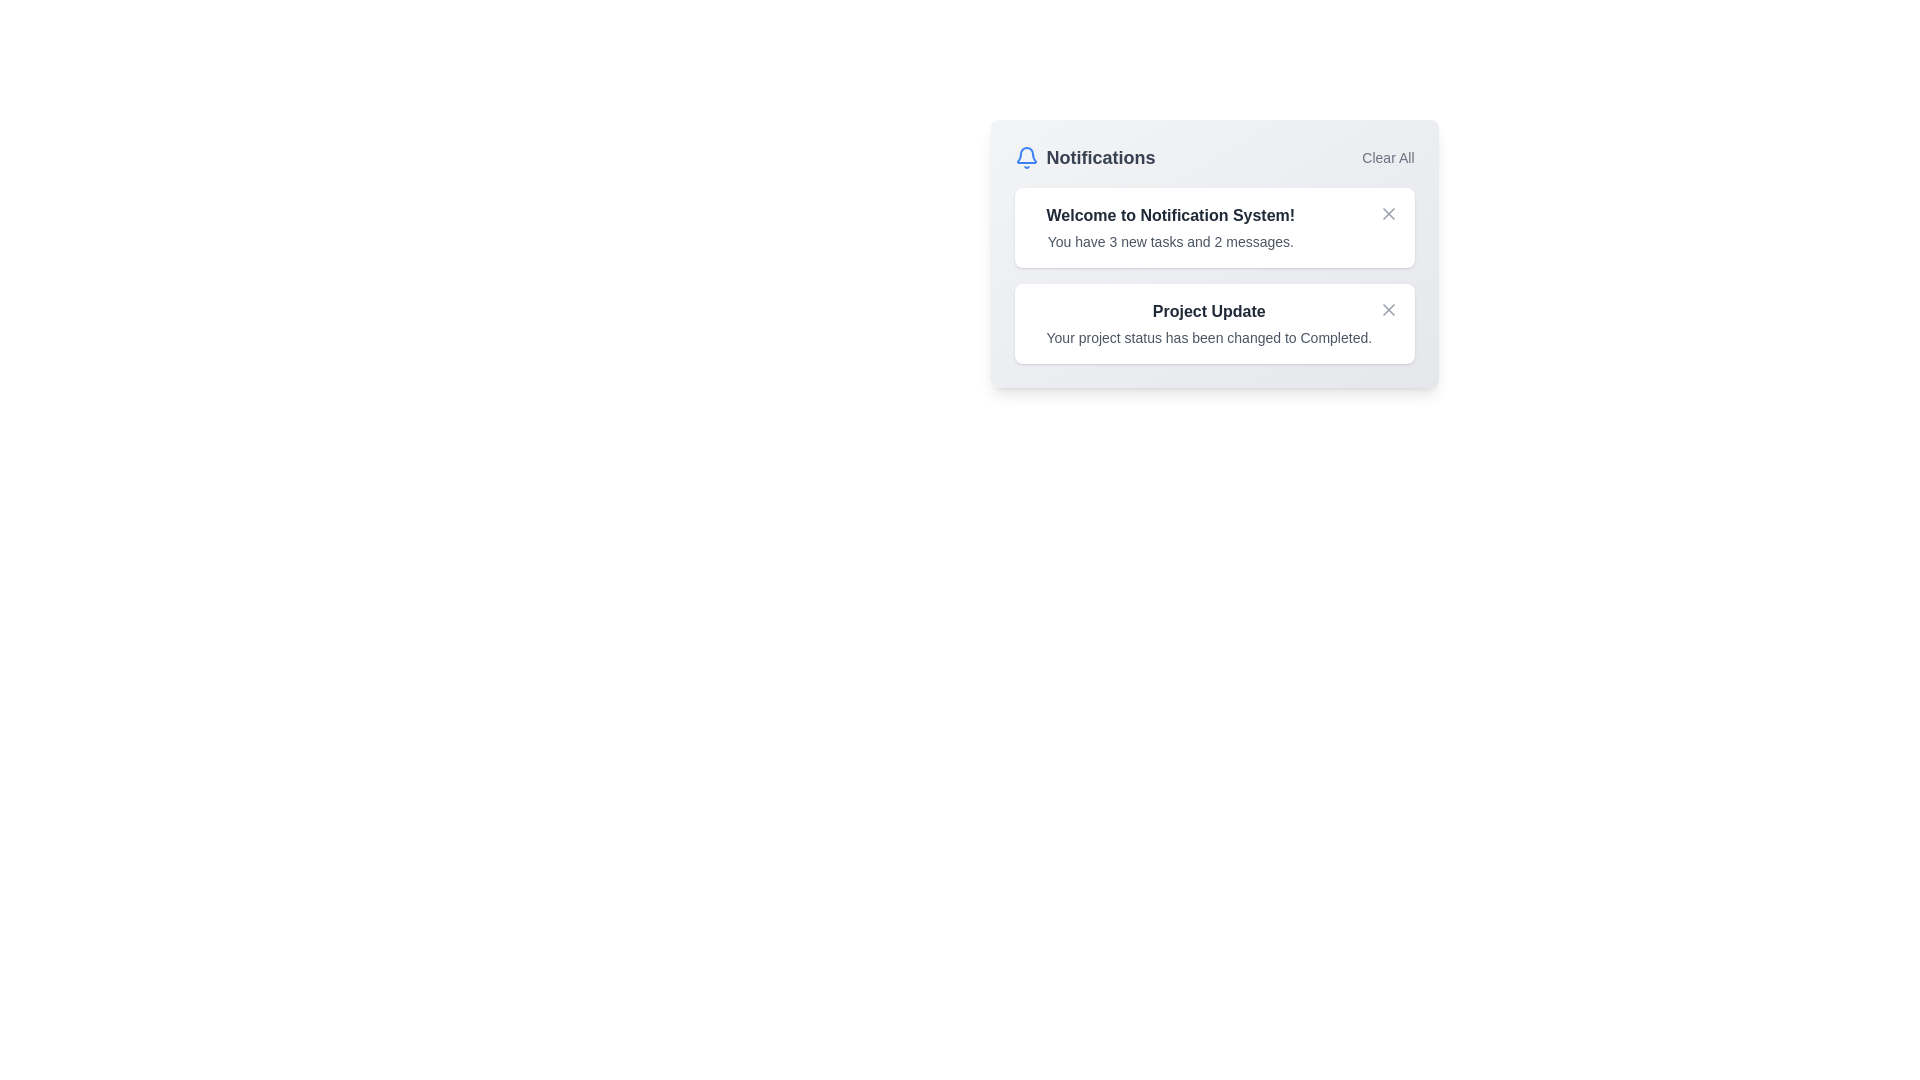 The height and width of the screenshot is (1080, 1920). Describe the element at coordinates (1099, 157) in the screenshot. I see `the section labeled` at that location.